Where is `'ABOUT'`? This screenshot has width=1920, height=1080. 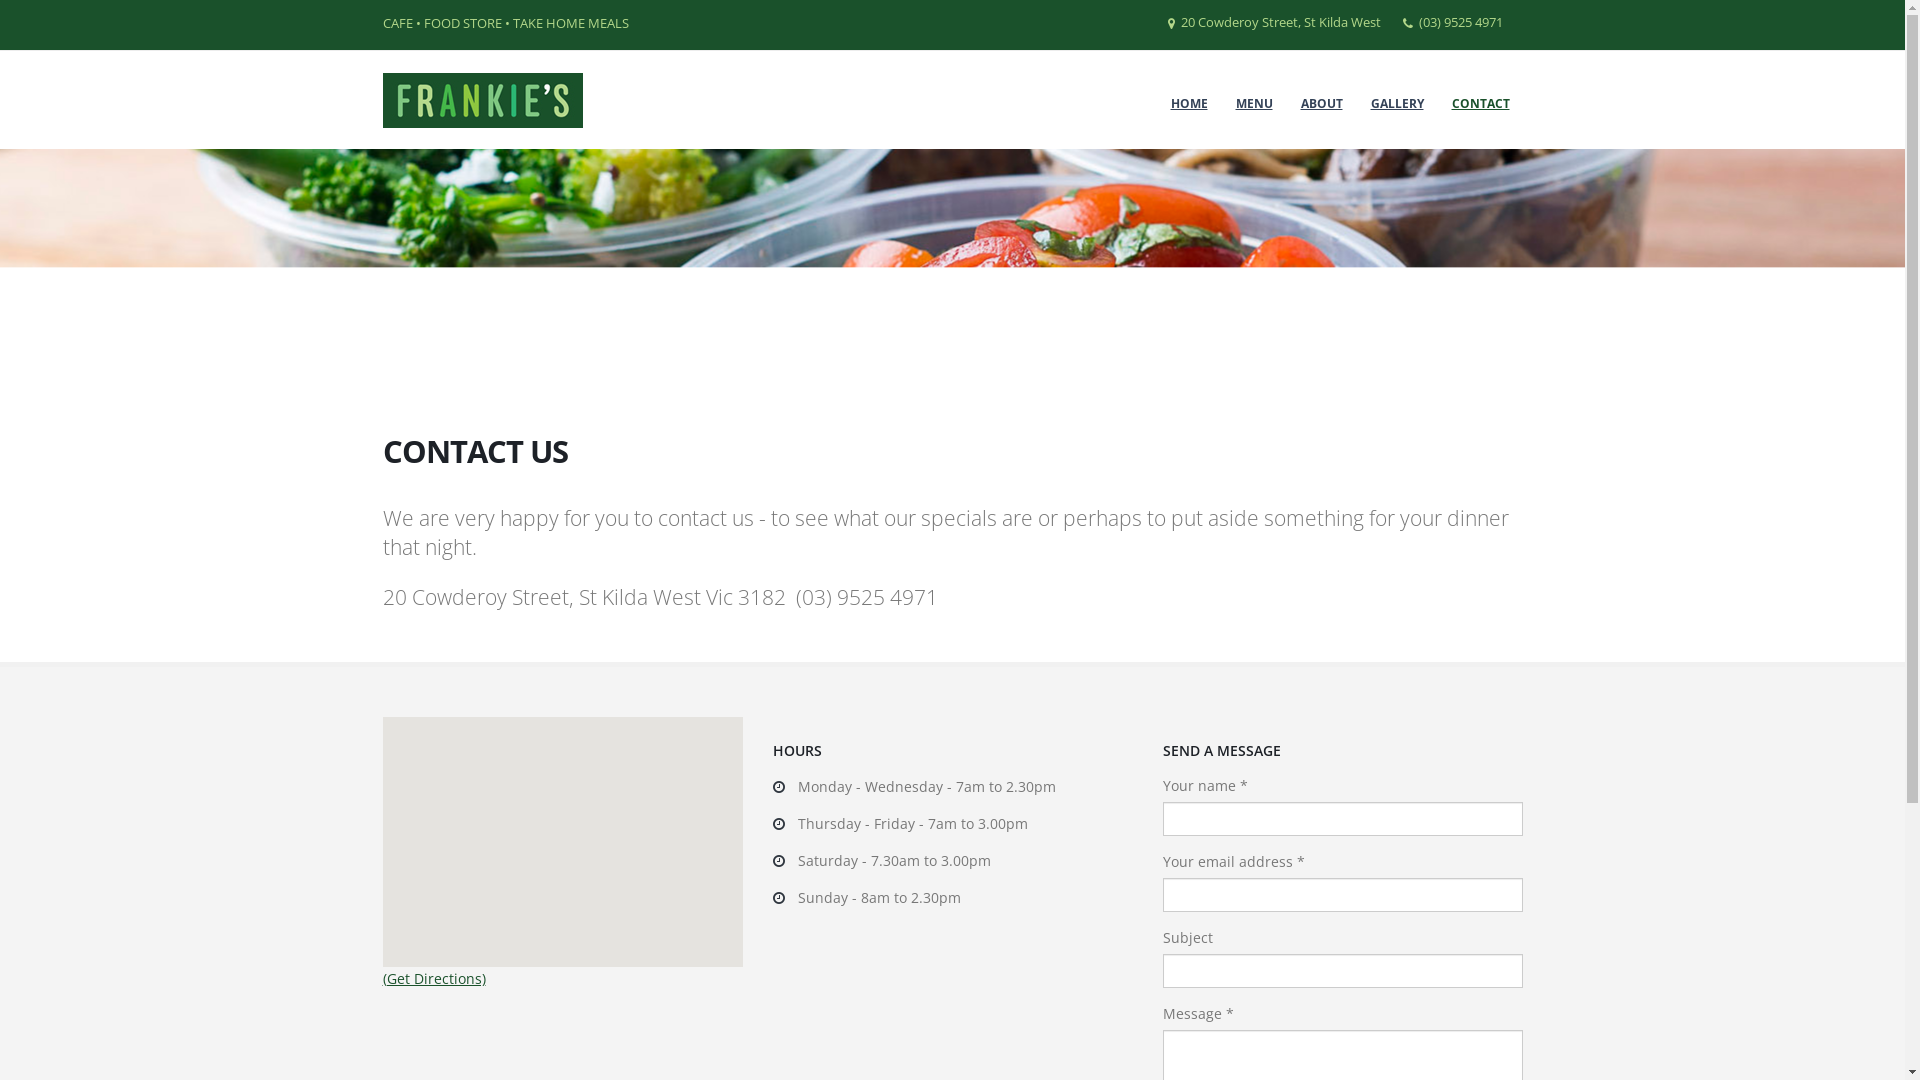 'ABOUT' is located at coordinates (1321, 104).